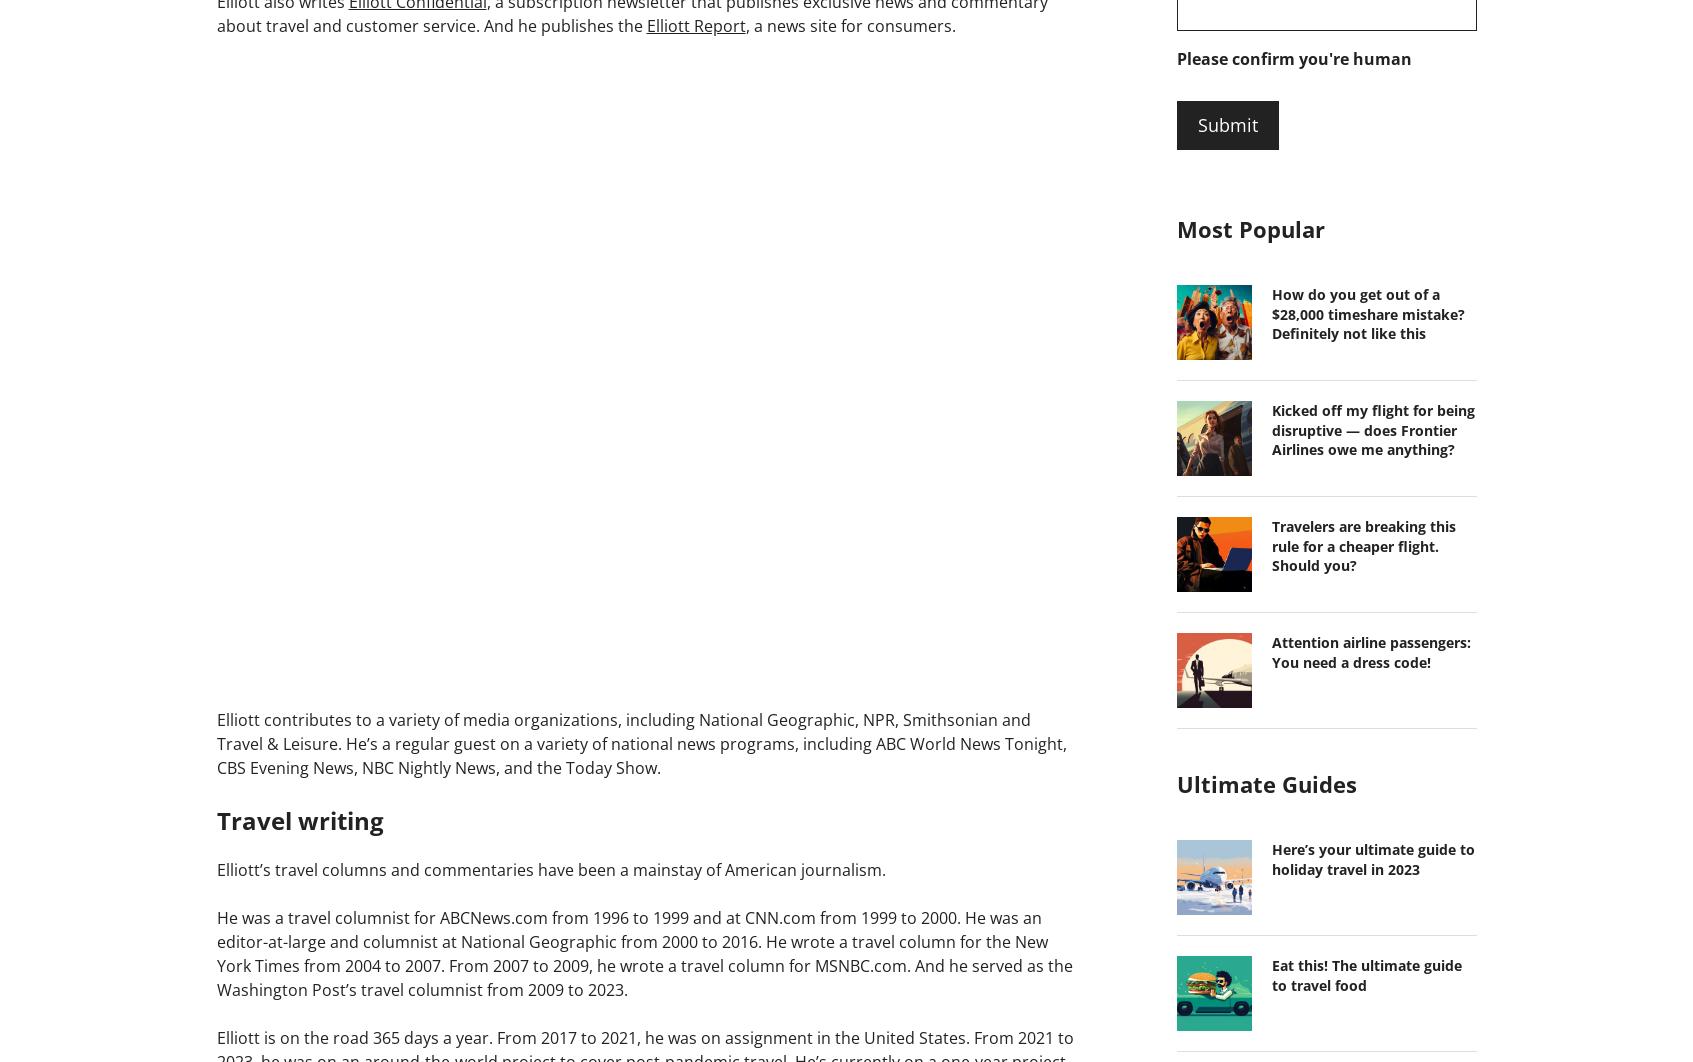  I want to click on 'Attention airline passengers: You need a dress code!', so click(1370, 651).